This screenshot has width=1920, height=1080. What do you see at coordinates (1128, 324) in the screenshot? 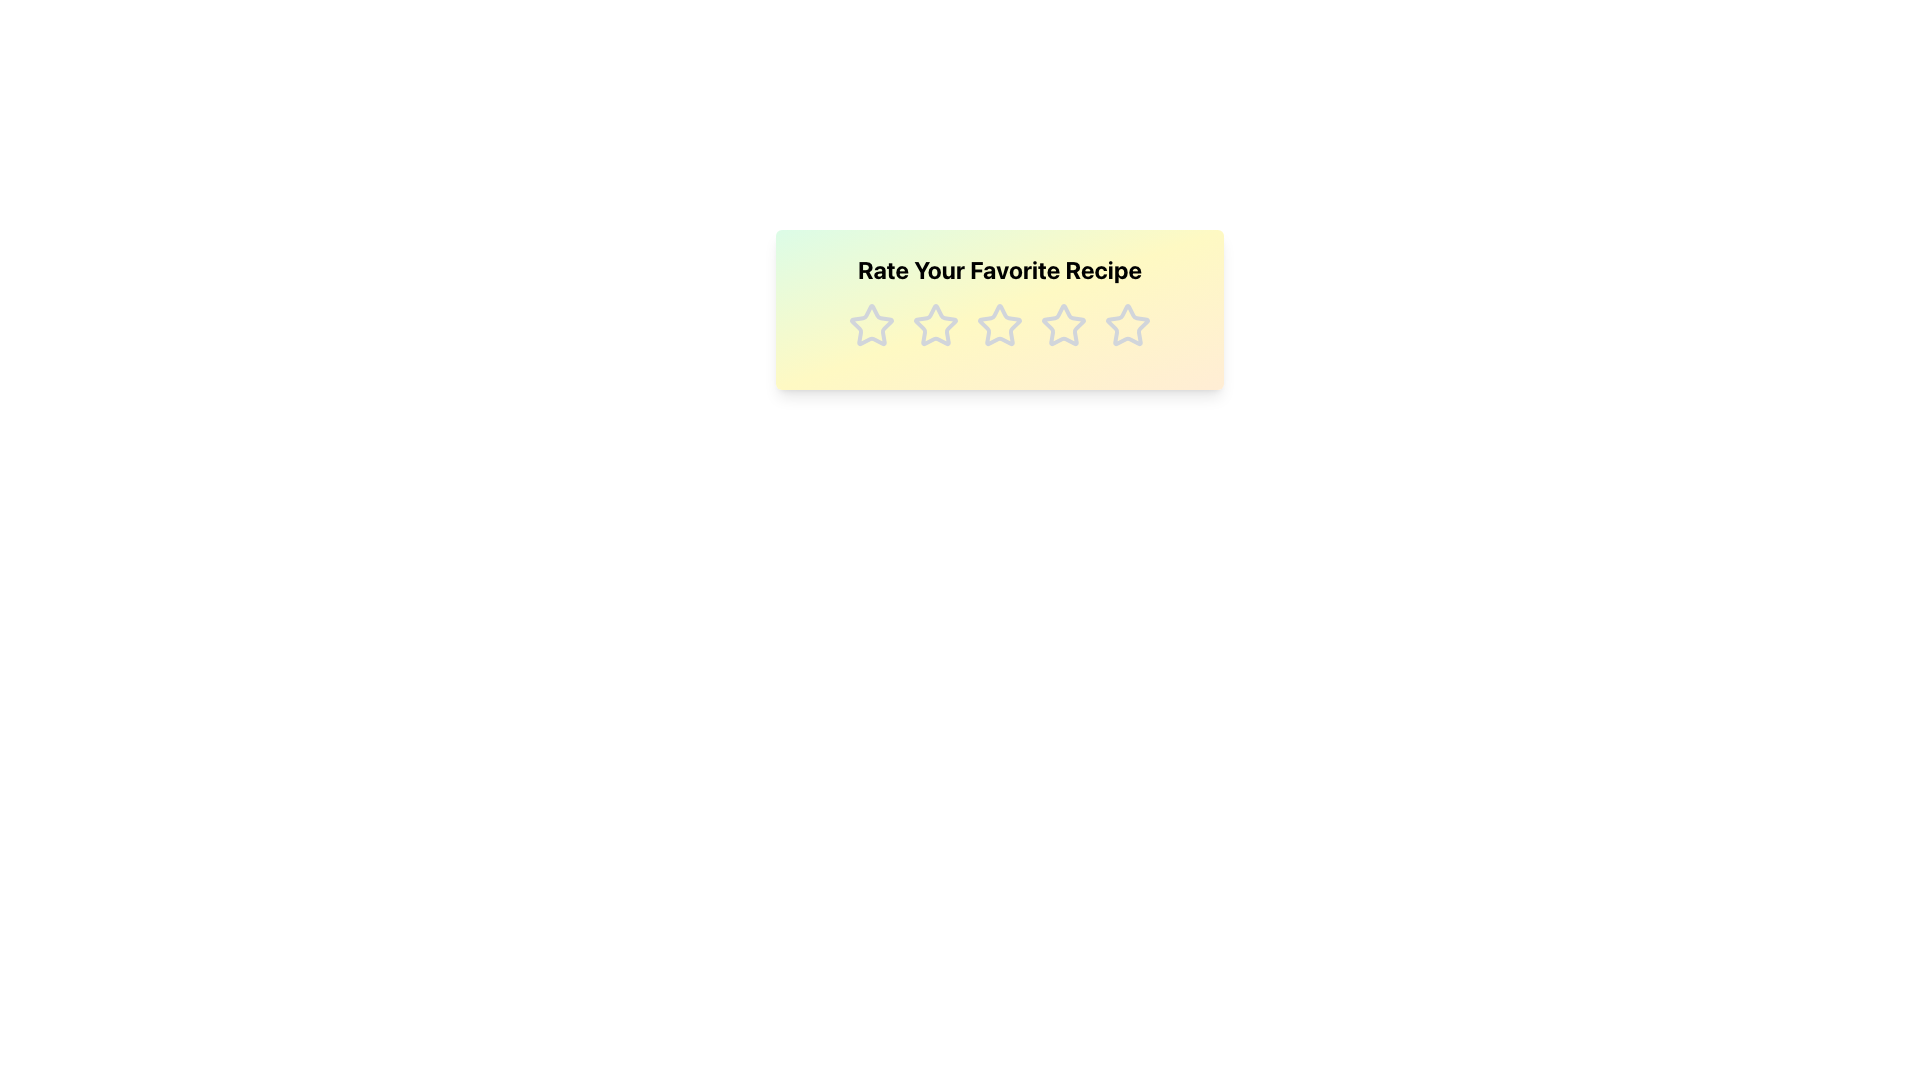
I see `the fifth star-shaped icon in the rating component` at bounding box center [1128, 324].